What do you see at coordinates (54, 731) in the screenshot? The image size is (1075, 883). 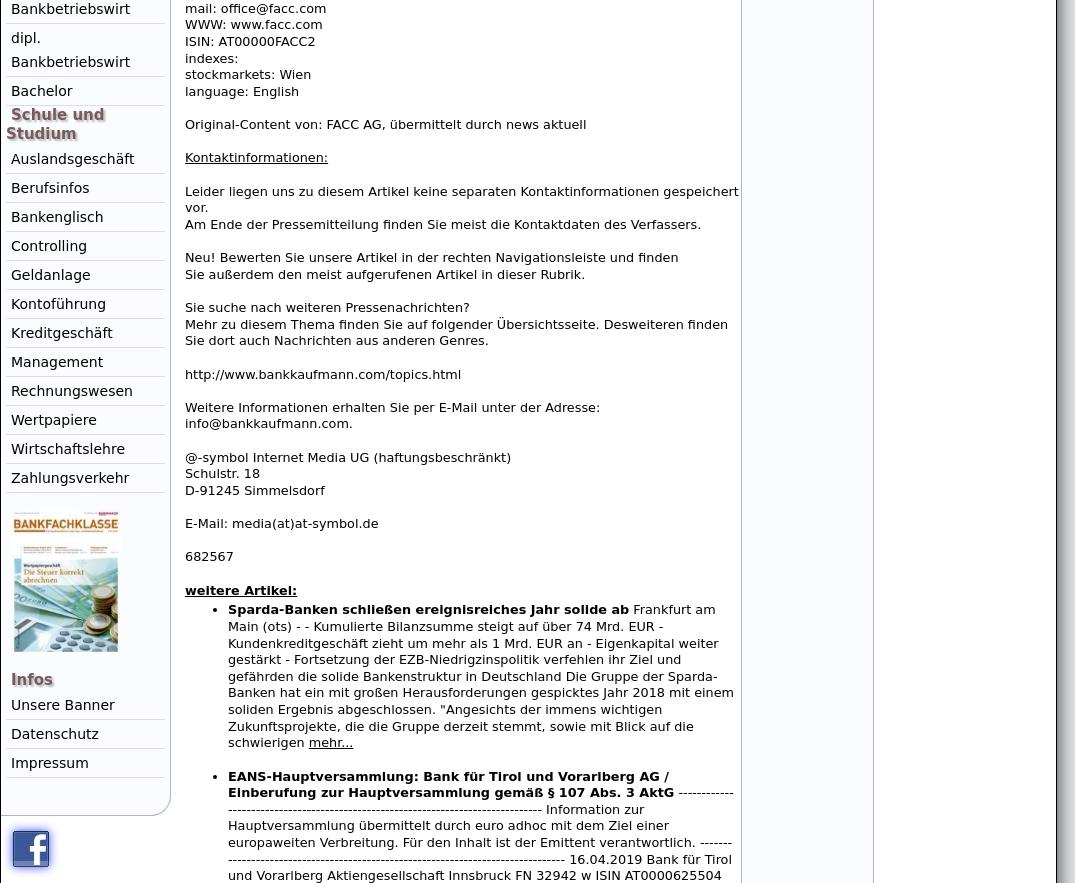 I see `'Datenschutz'` at bounding box center [54, 731].